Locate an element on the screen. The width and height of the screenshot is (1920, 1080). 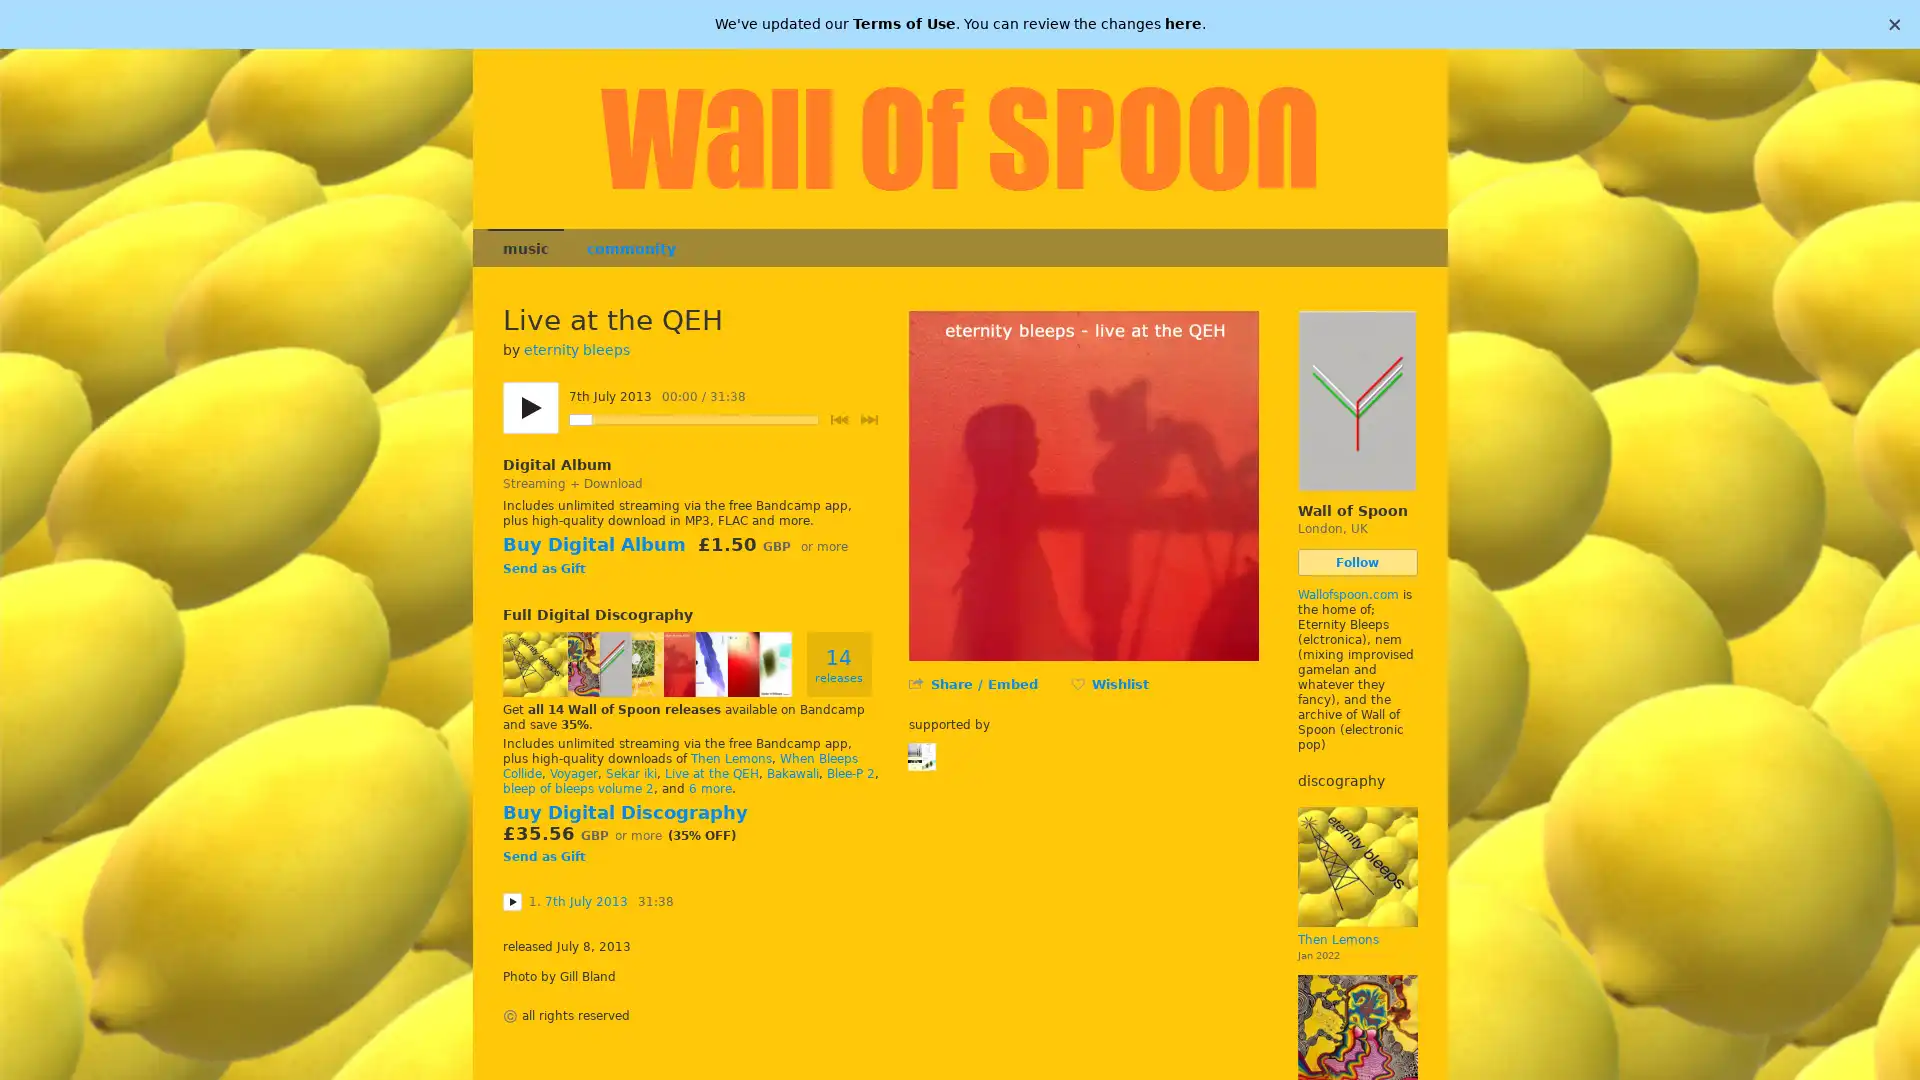
Play 7th July 2013 is located at coordinates (511, 901).